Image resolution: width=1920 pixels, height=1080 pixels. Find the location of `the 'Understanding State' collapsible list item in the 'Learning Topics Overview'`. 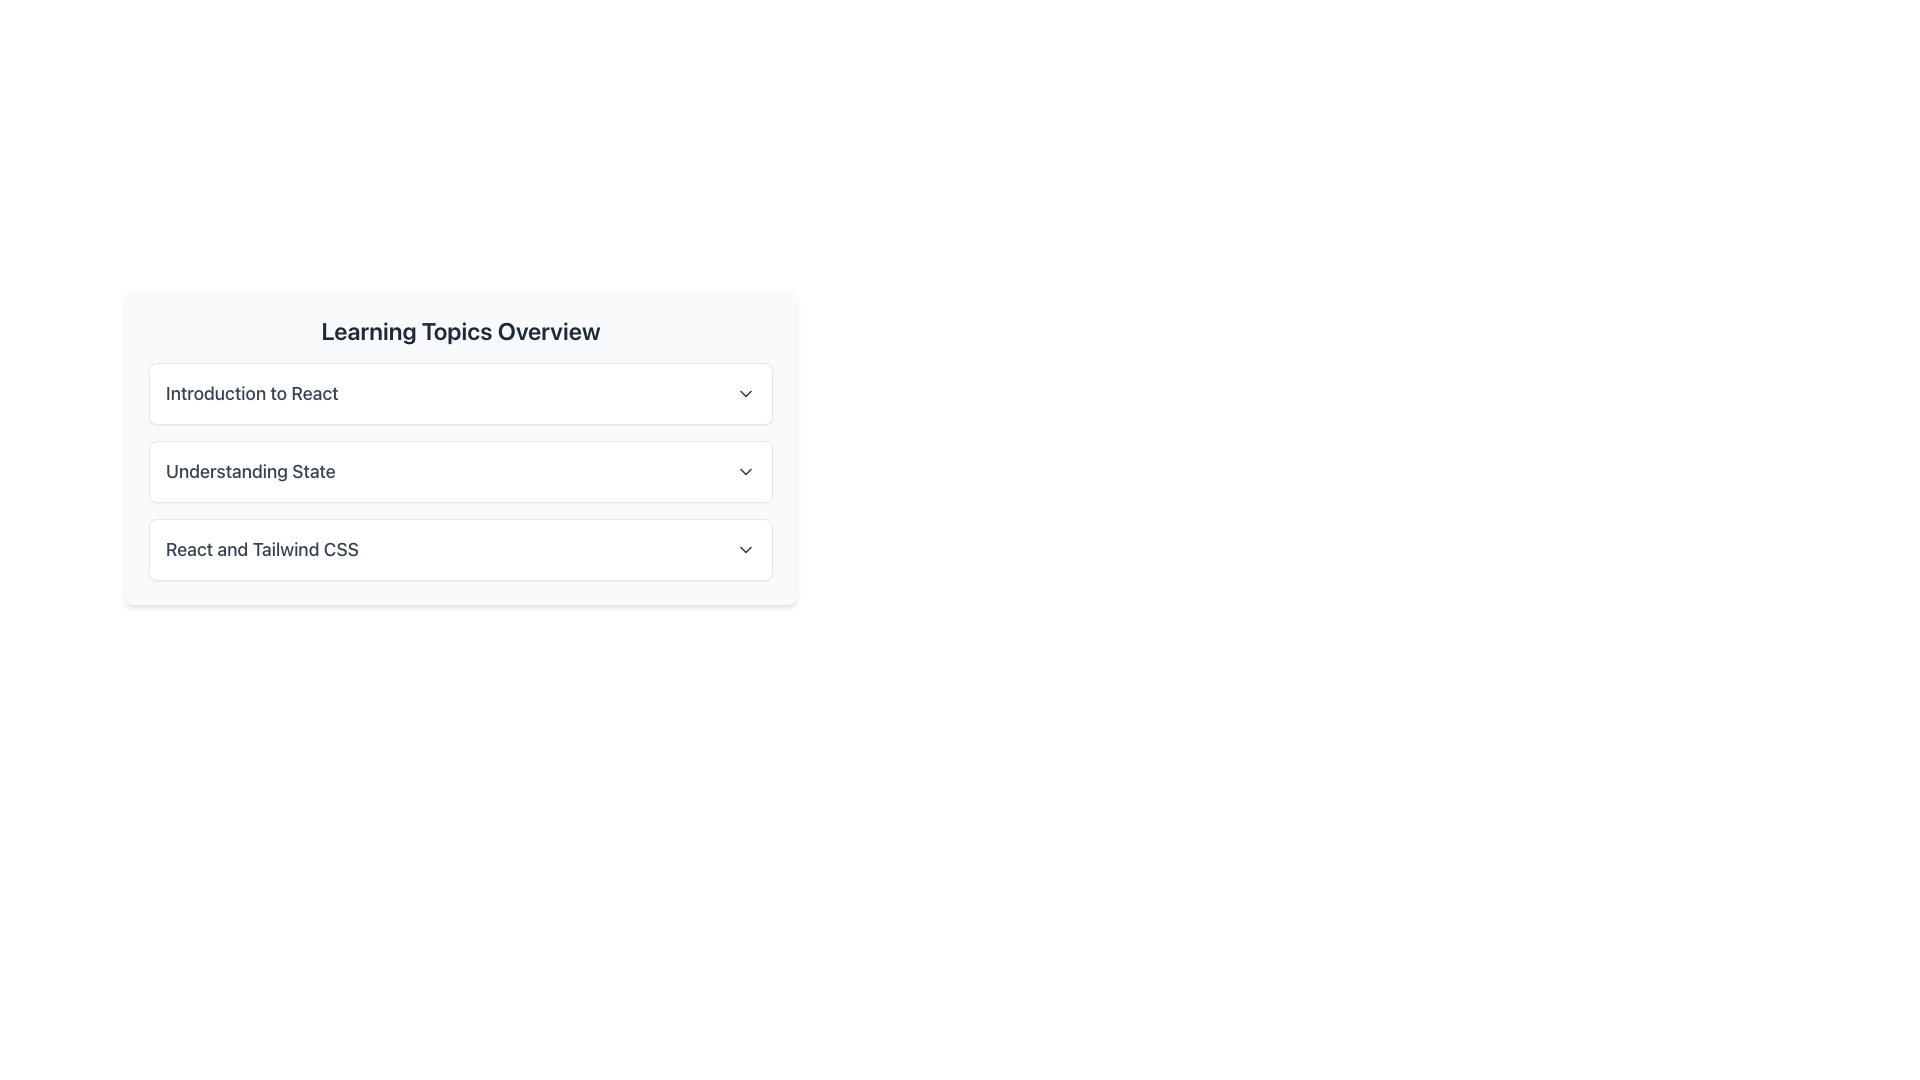

the 'Understanding State' collapsible list item in the 'Learning Topics Overview' is located at coordinates (459, 471).